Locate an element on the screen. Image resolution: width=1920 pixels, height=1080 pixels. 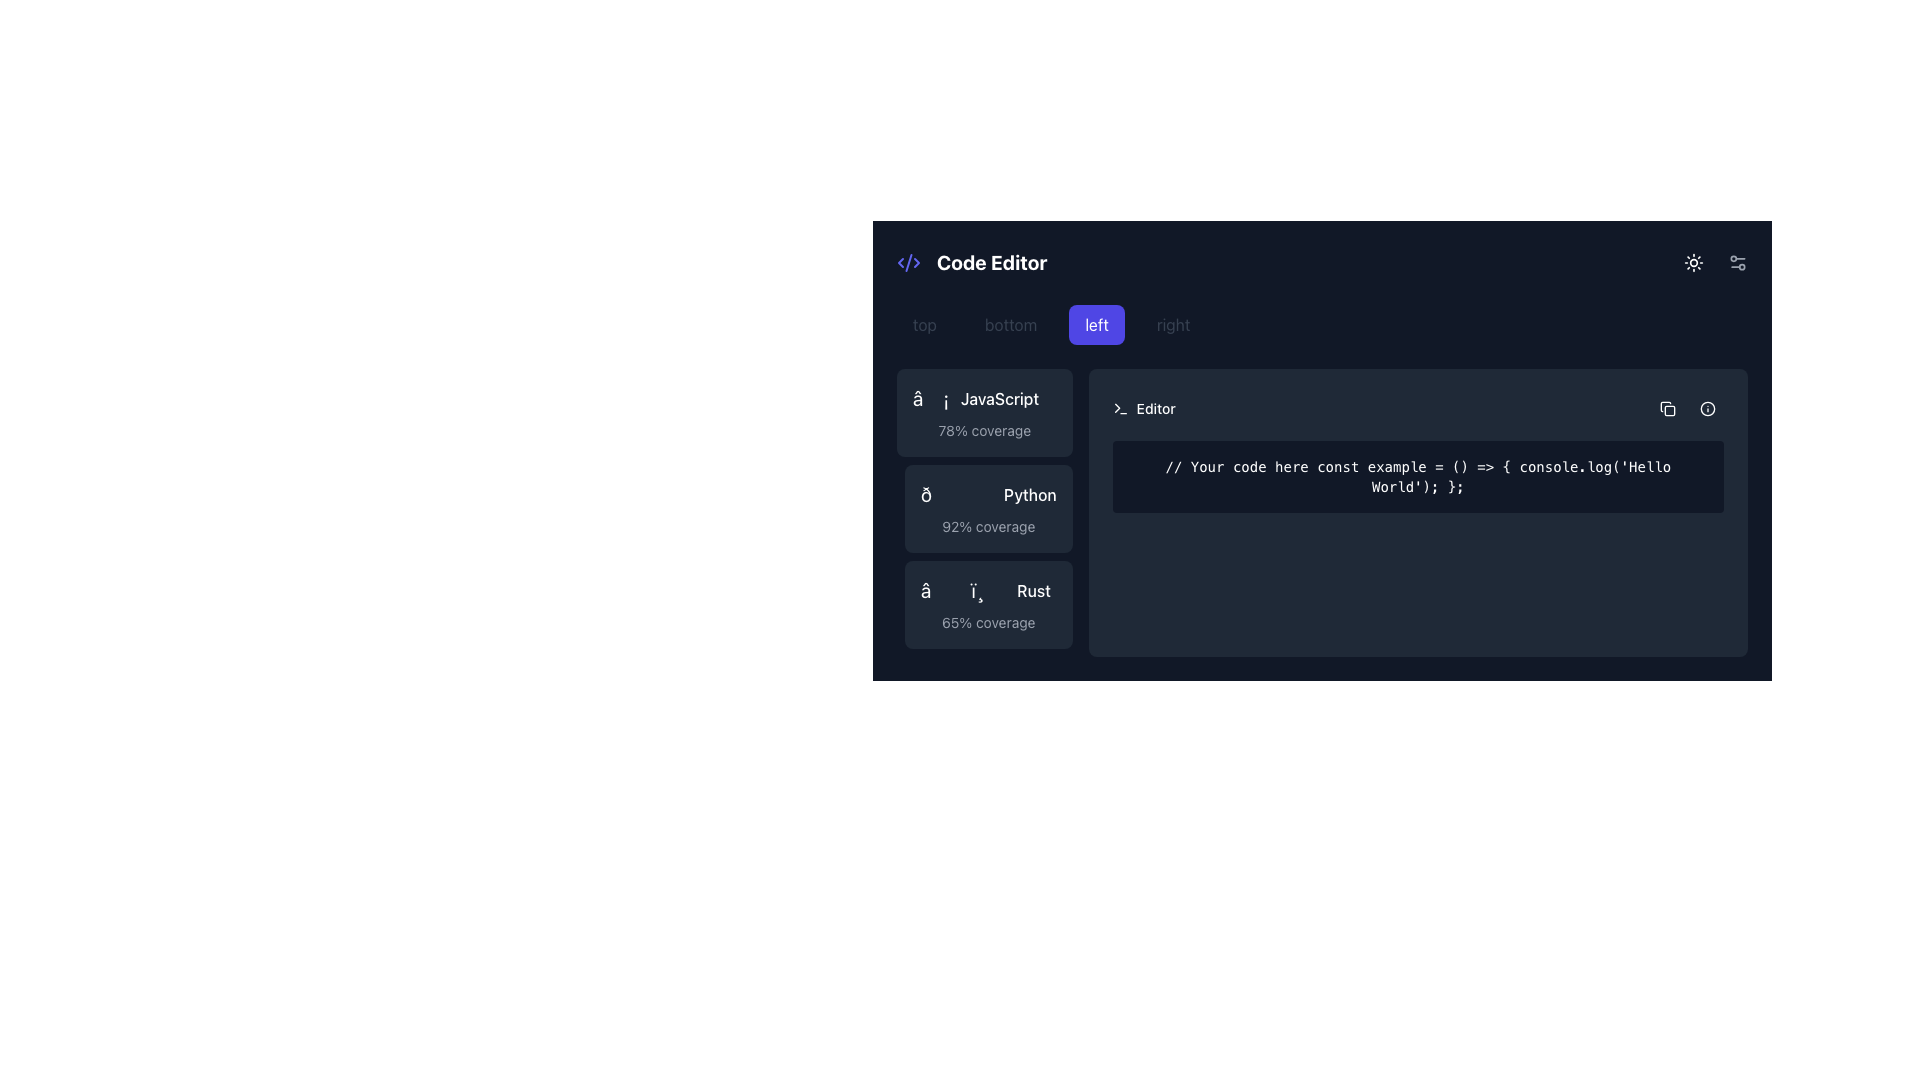
the information/help Icon button located to the far right side near the top of the code editor area is located at coordinates (1707, 407).